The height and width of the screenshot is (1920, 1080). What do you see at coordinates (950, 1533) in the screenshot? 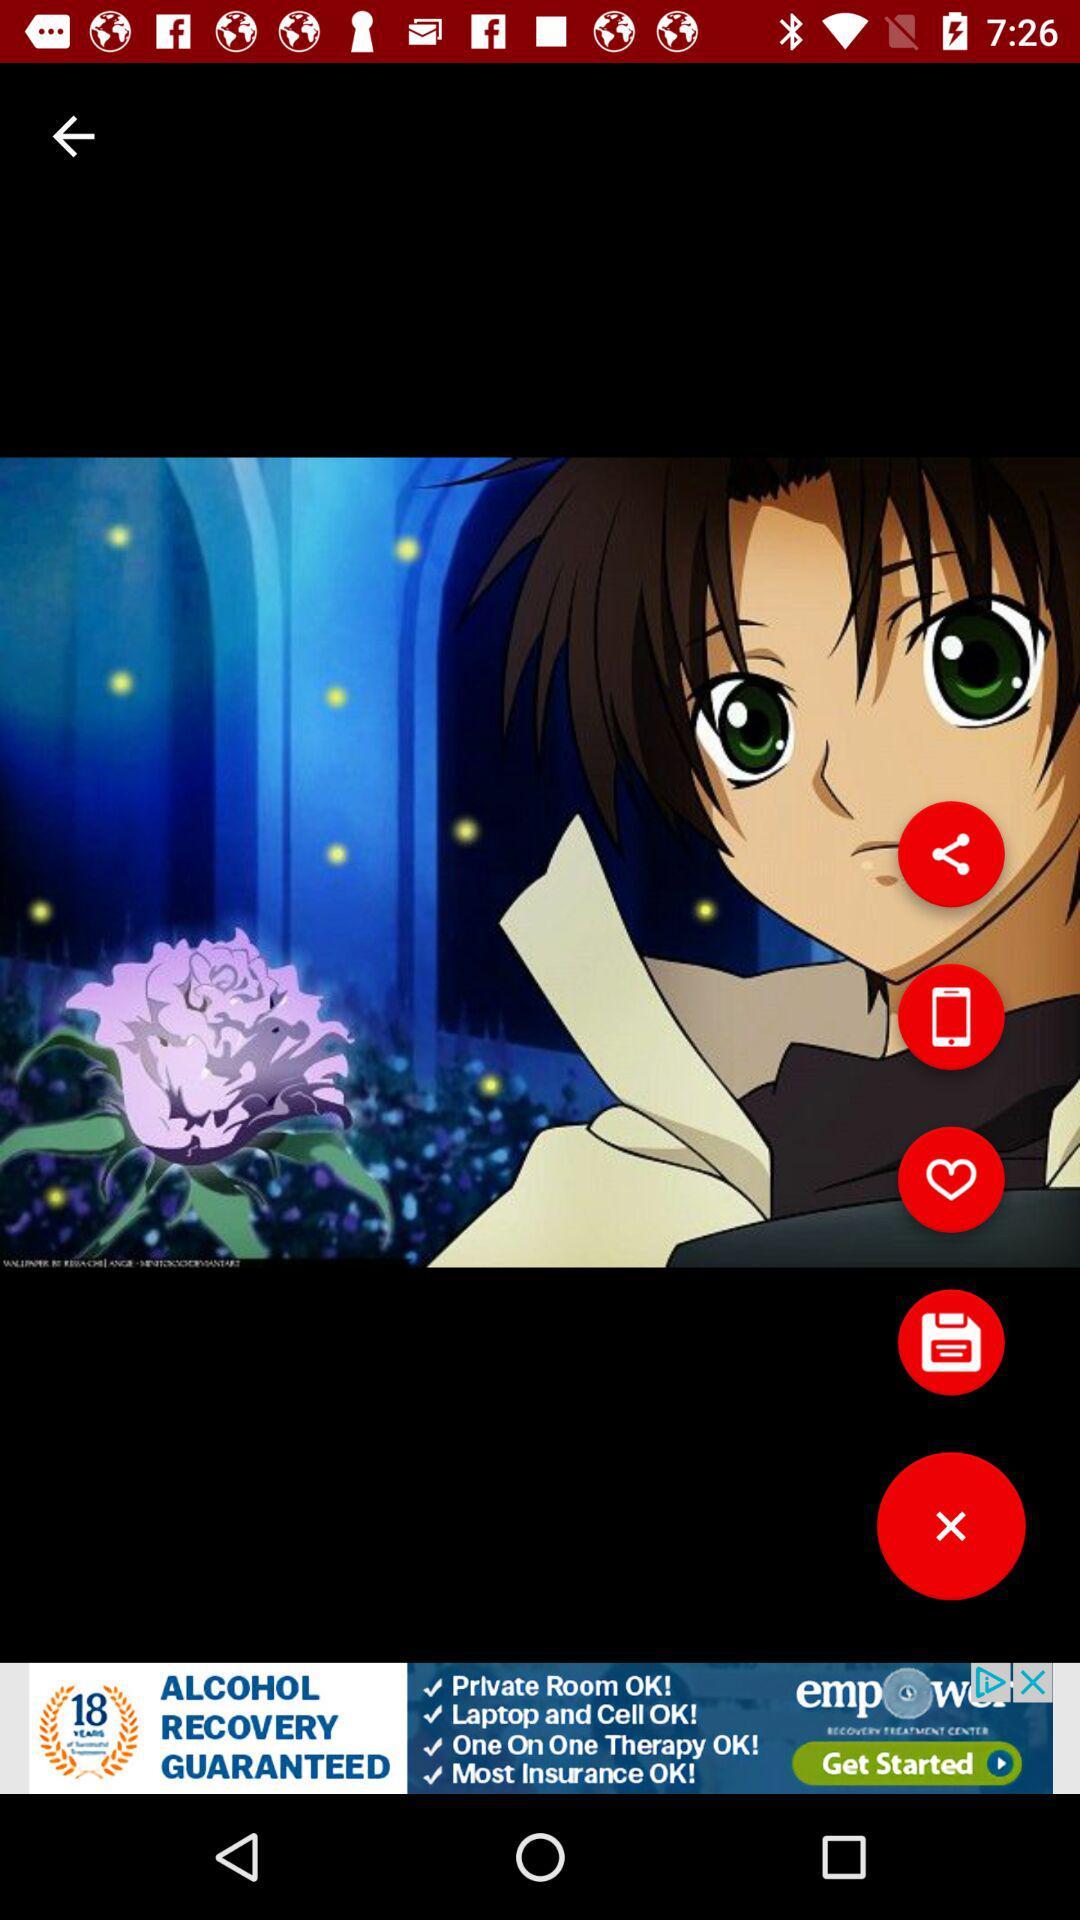
I see `close` at bounding box center [950, 1533].